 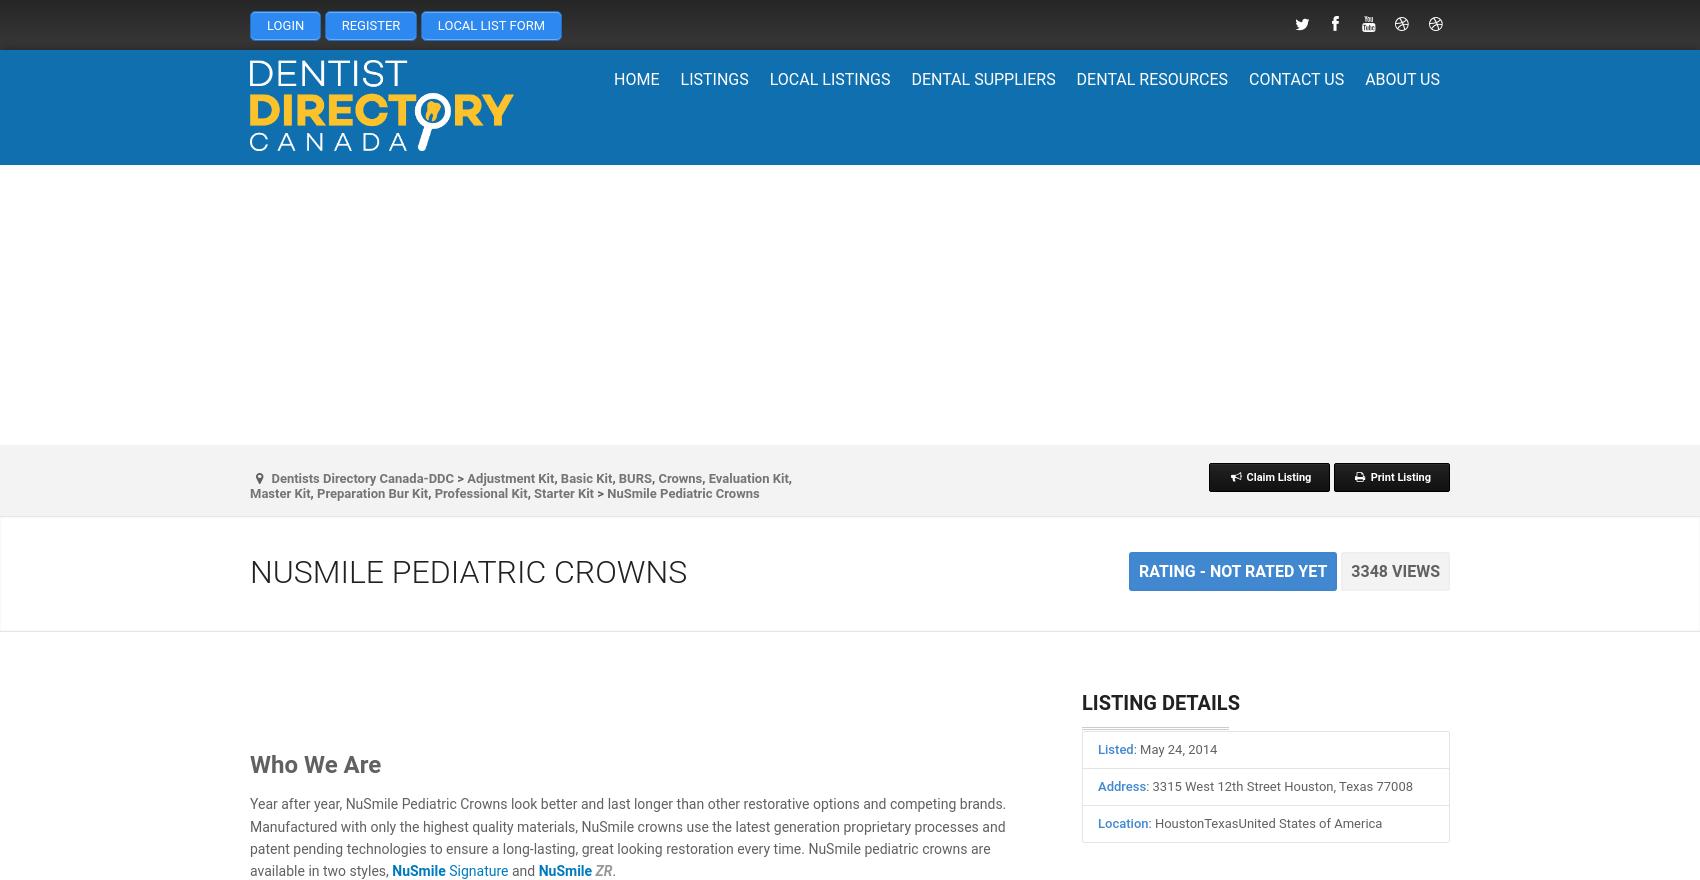 I want to click on '3348 Views', so click(x=1394, y=571).